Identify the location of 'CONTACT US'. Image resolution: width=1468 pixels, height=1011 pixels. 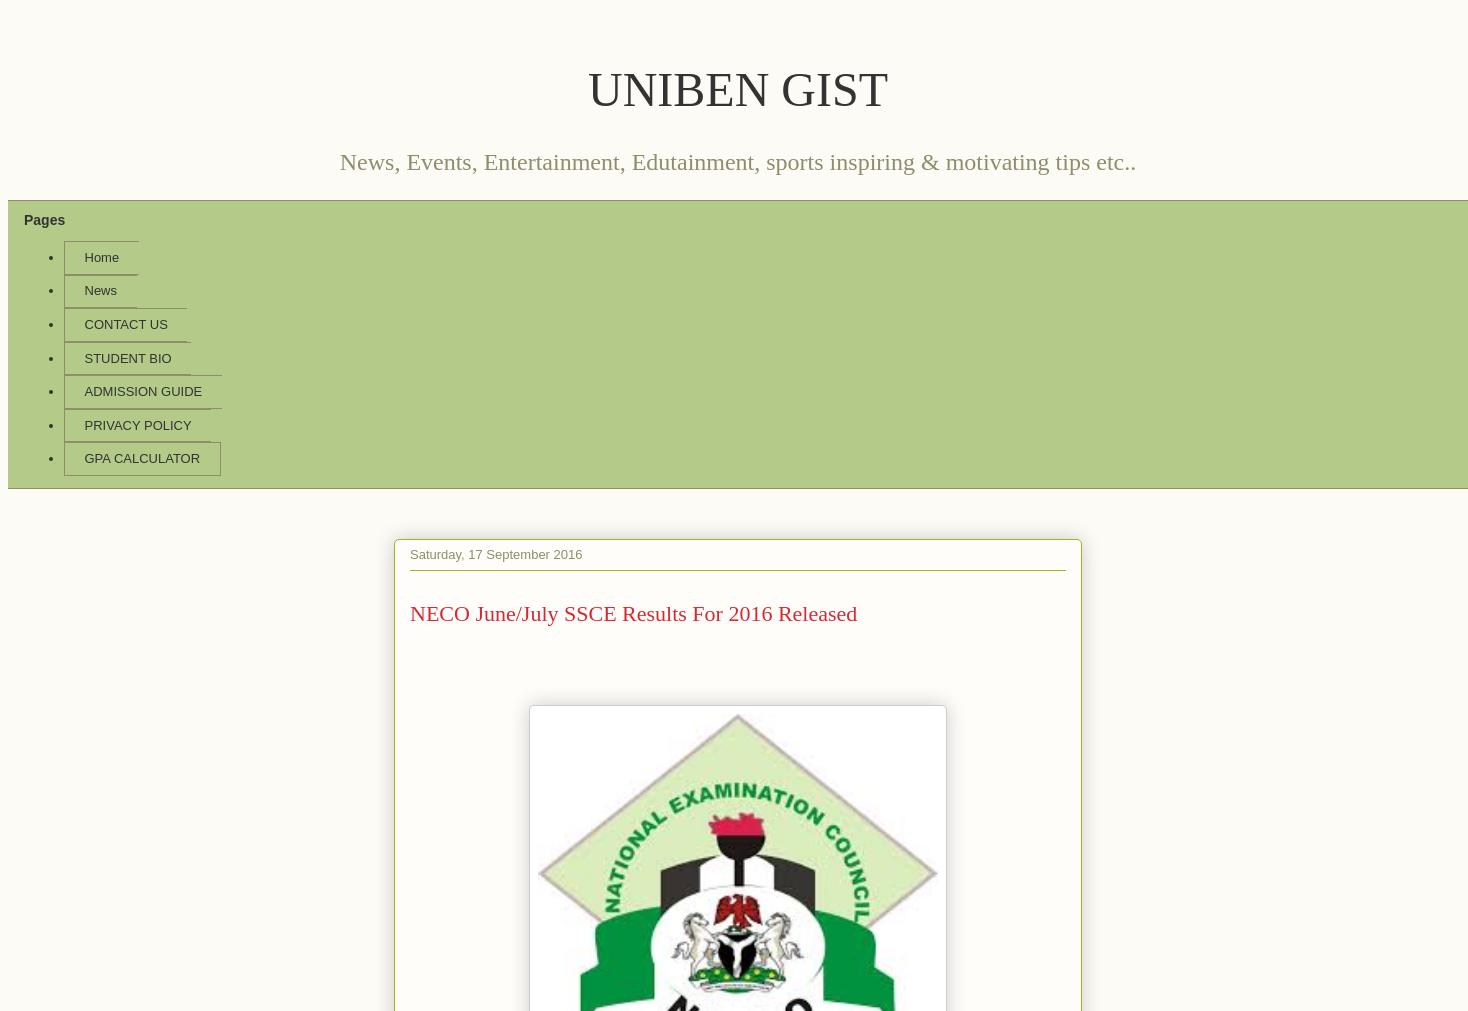
(124, 323).